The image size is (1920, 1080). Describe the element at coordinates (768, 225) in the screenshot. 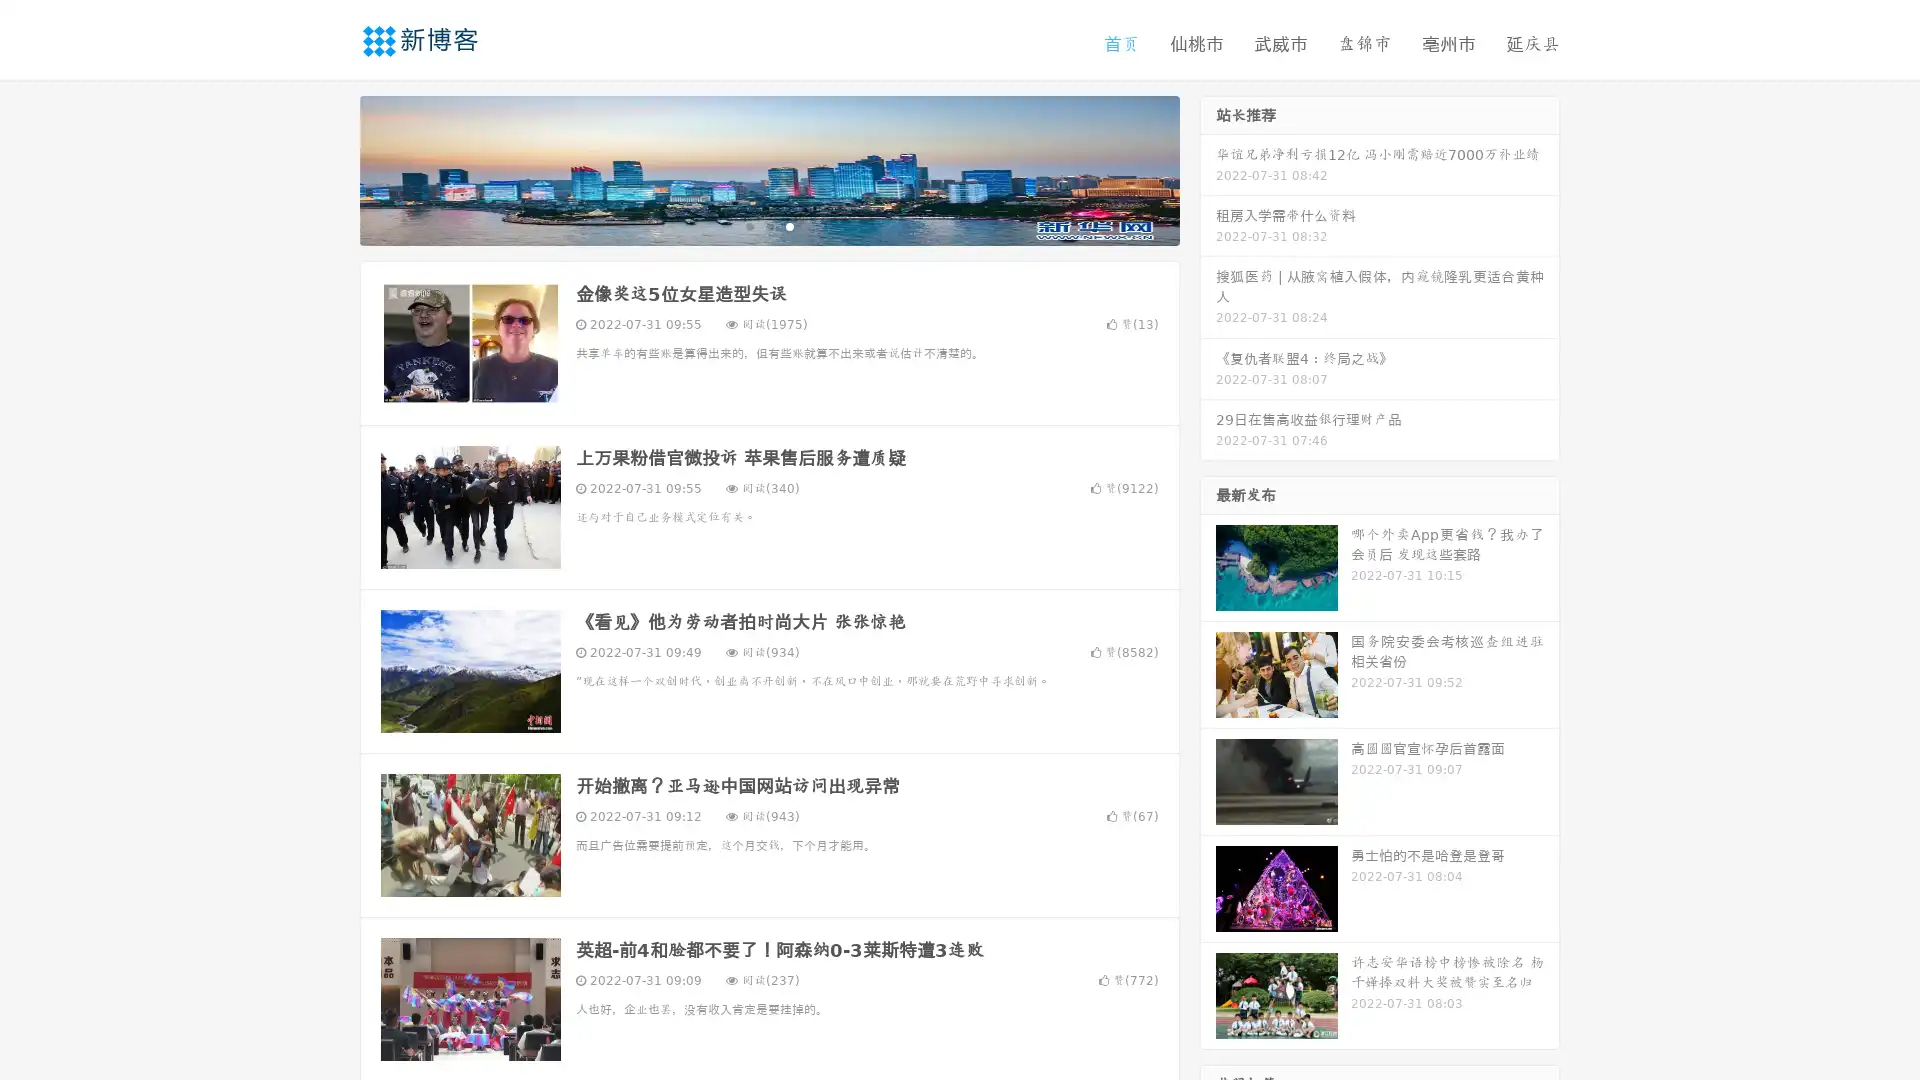

I see `Go to slide 2` at that location.